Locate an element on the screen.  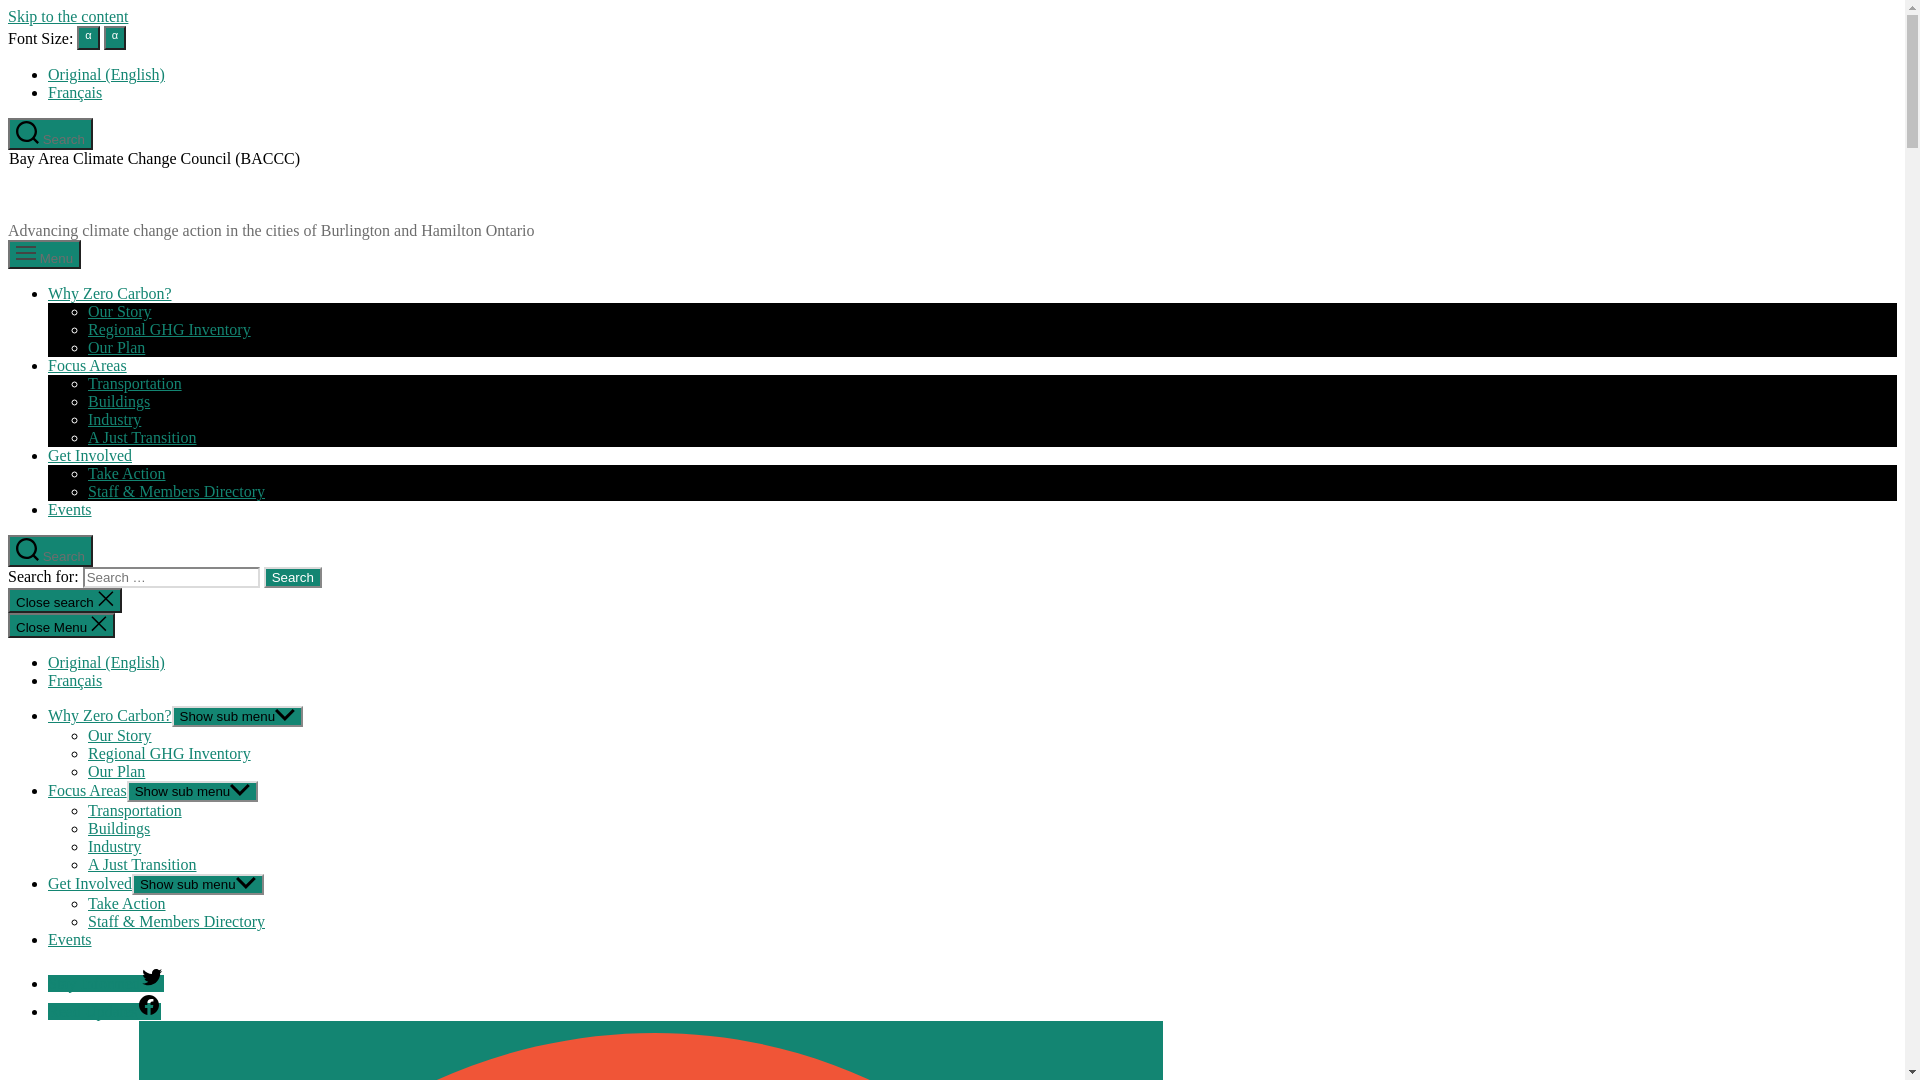
'Menu' is located at coordinates (44, 253).